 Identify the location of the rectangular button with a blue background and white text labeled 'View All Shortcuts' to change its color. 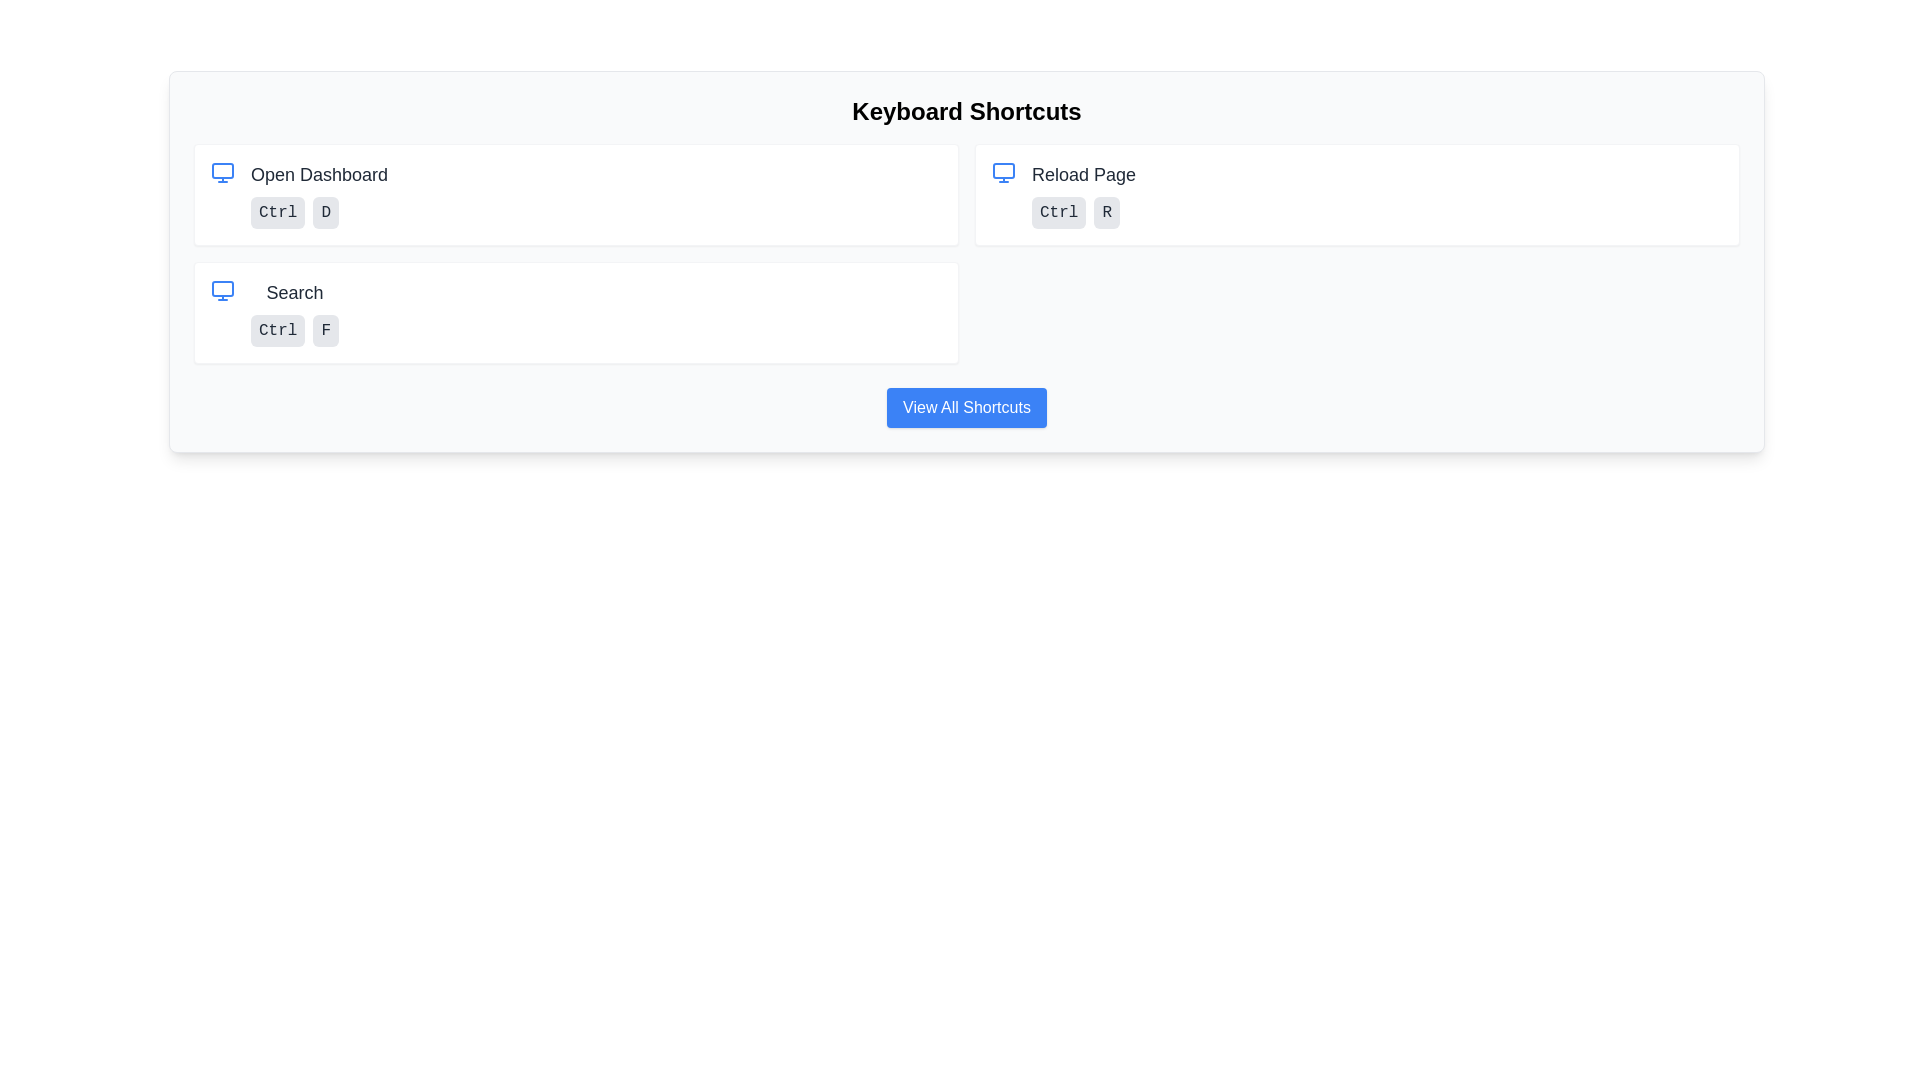
(966, 407).